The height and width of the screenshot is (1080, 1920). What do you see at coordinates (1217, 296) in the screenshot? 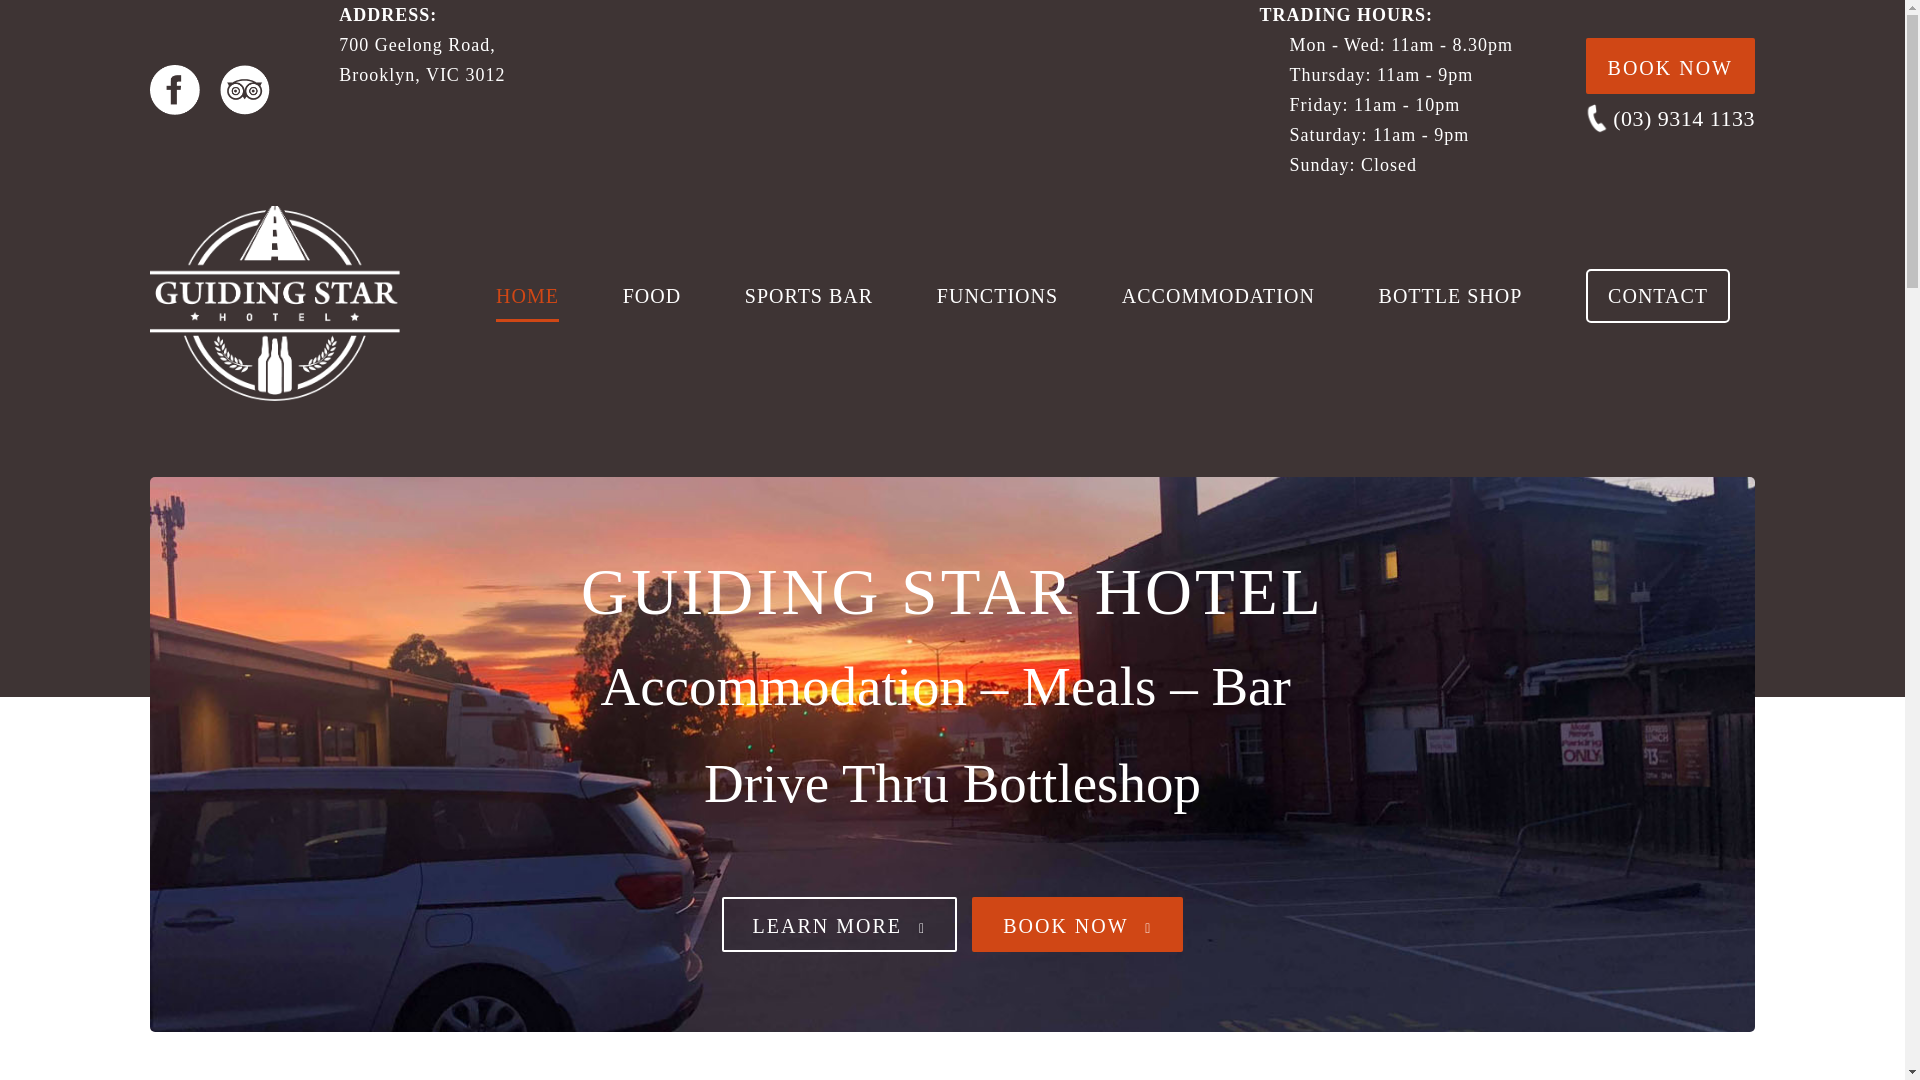
I see `'ACCOMMODATION'` at bounding box center [1217, 296].